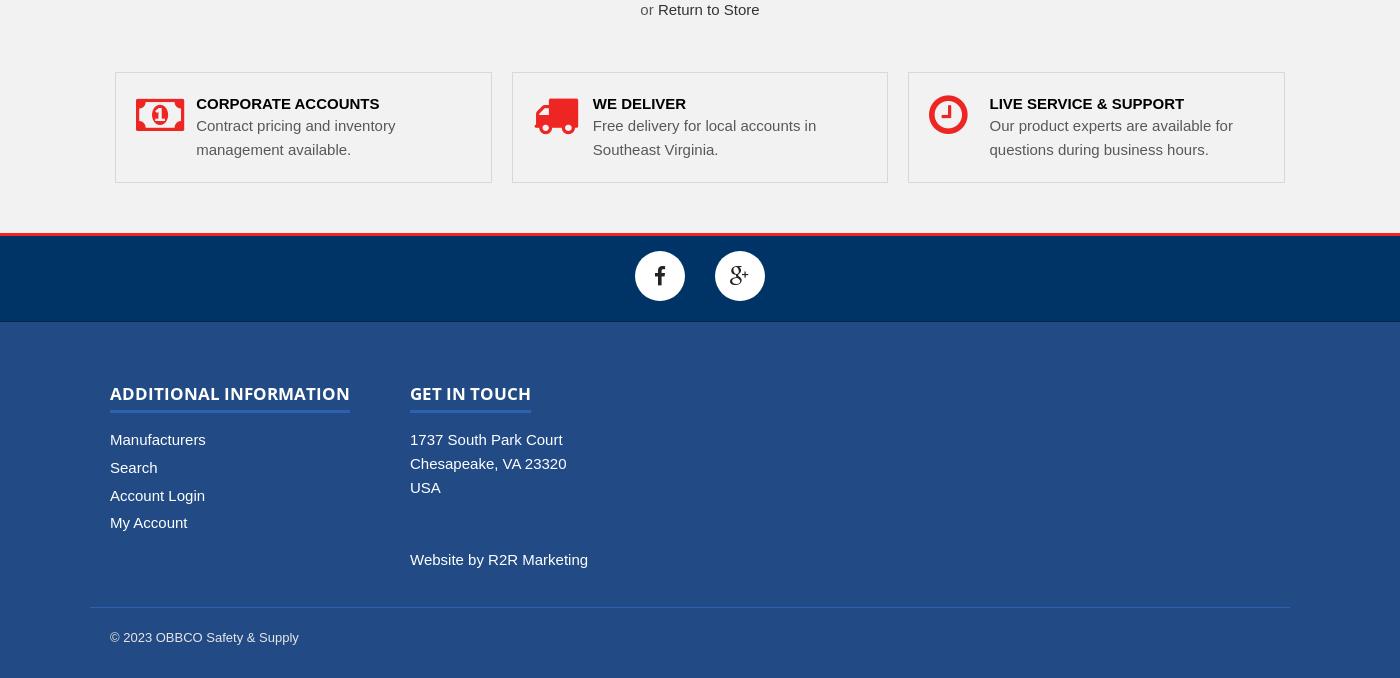 This screenshot has height=678, width=1400. I want to click on 'Search', so click(133, 465).